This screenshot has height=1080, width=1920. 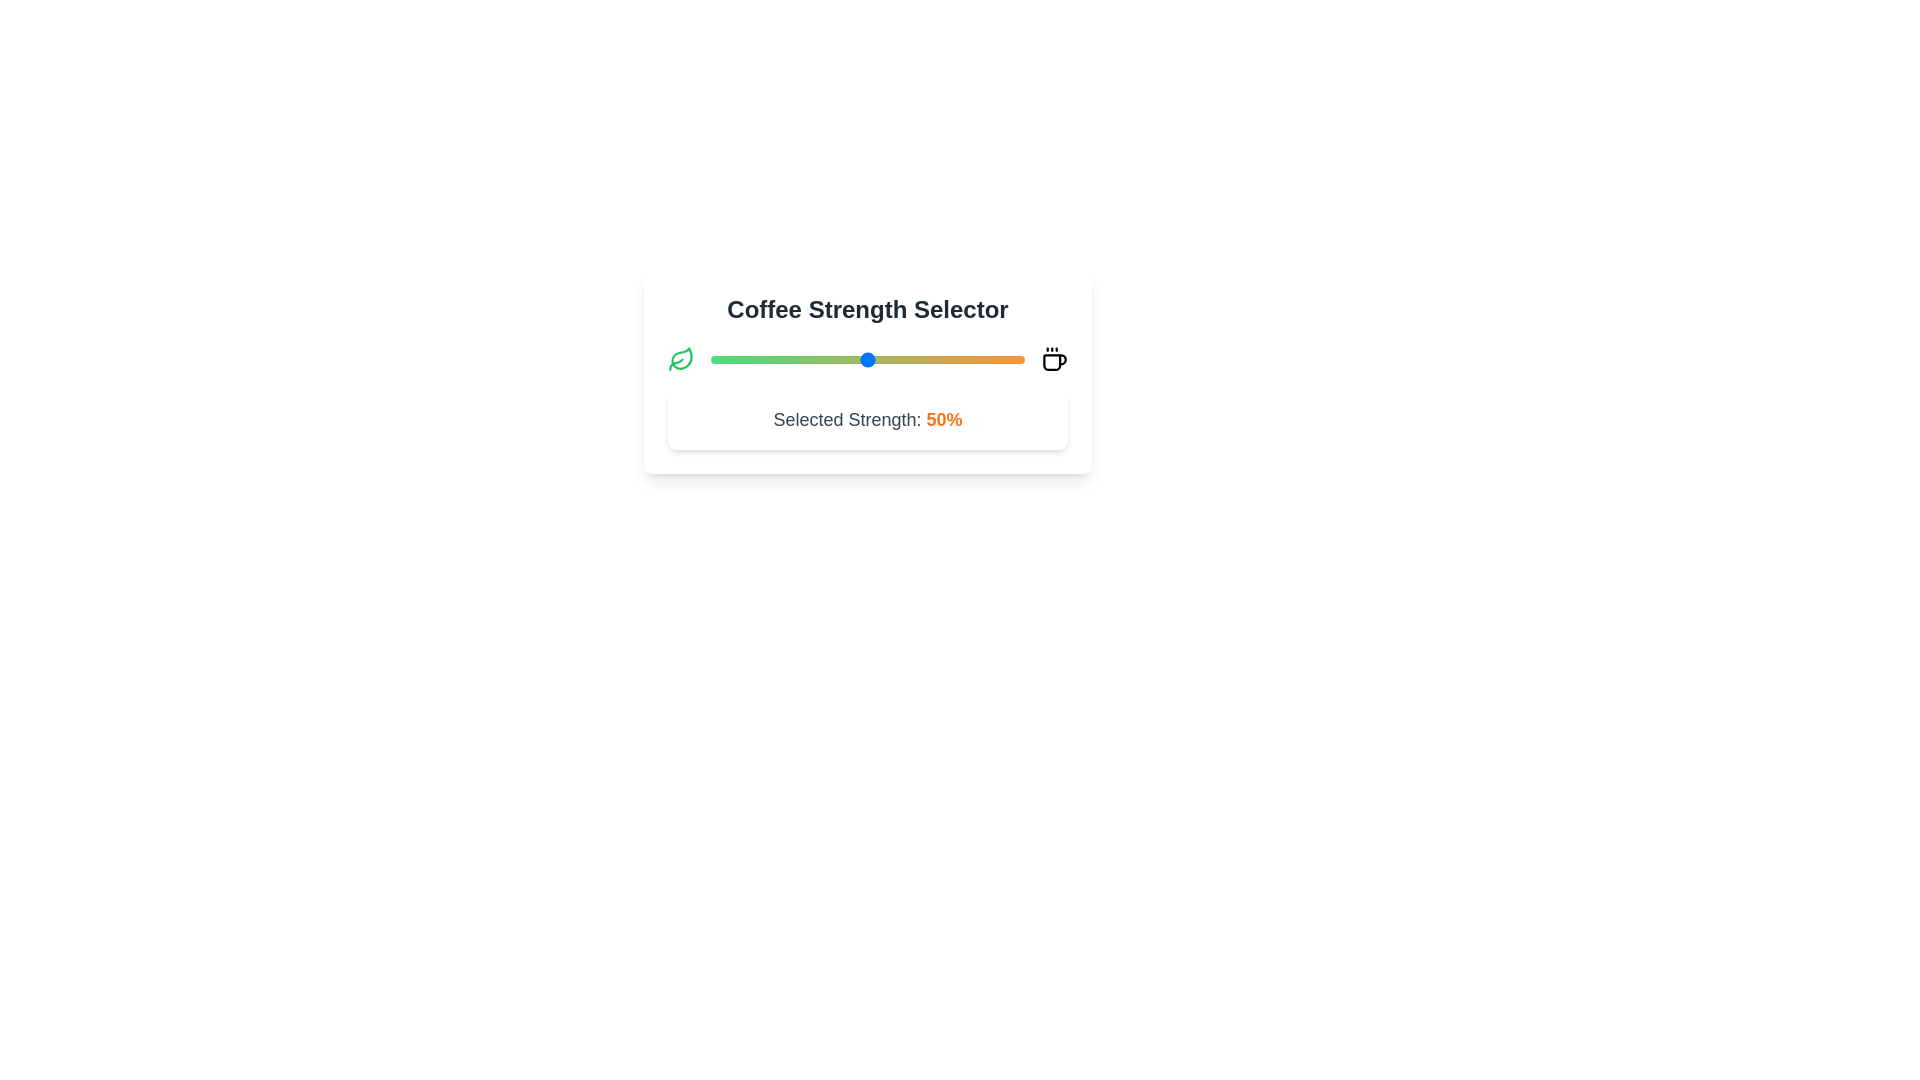 I want to click on the coffee strength slider to 99%, so click(x=1021, y=358).